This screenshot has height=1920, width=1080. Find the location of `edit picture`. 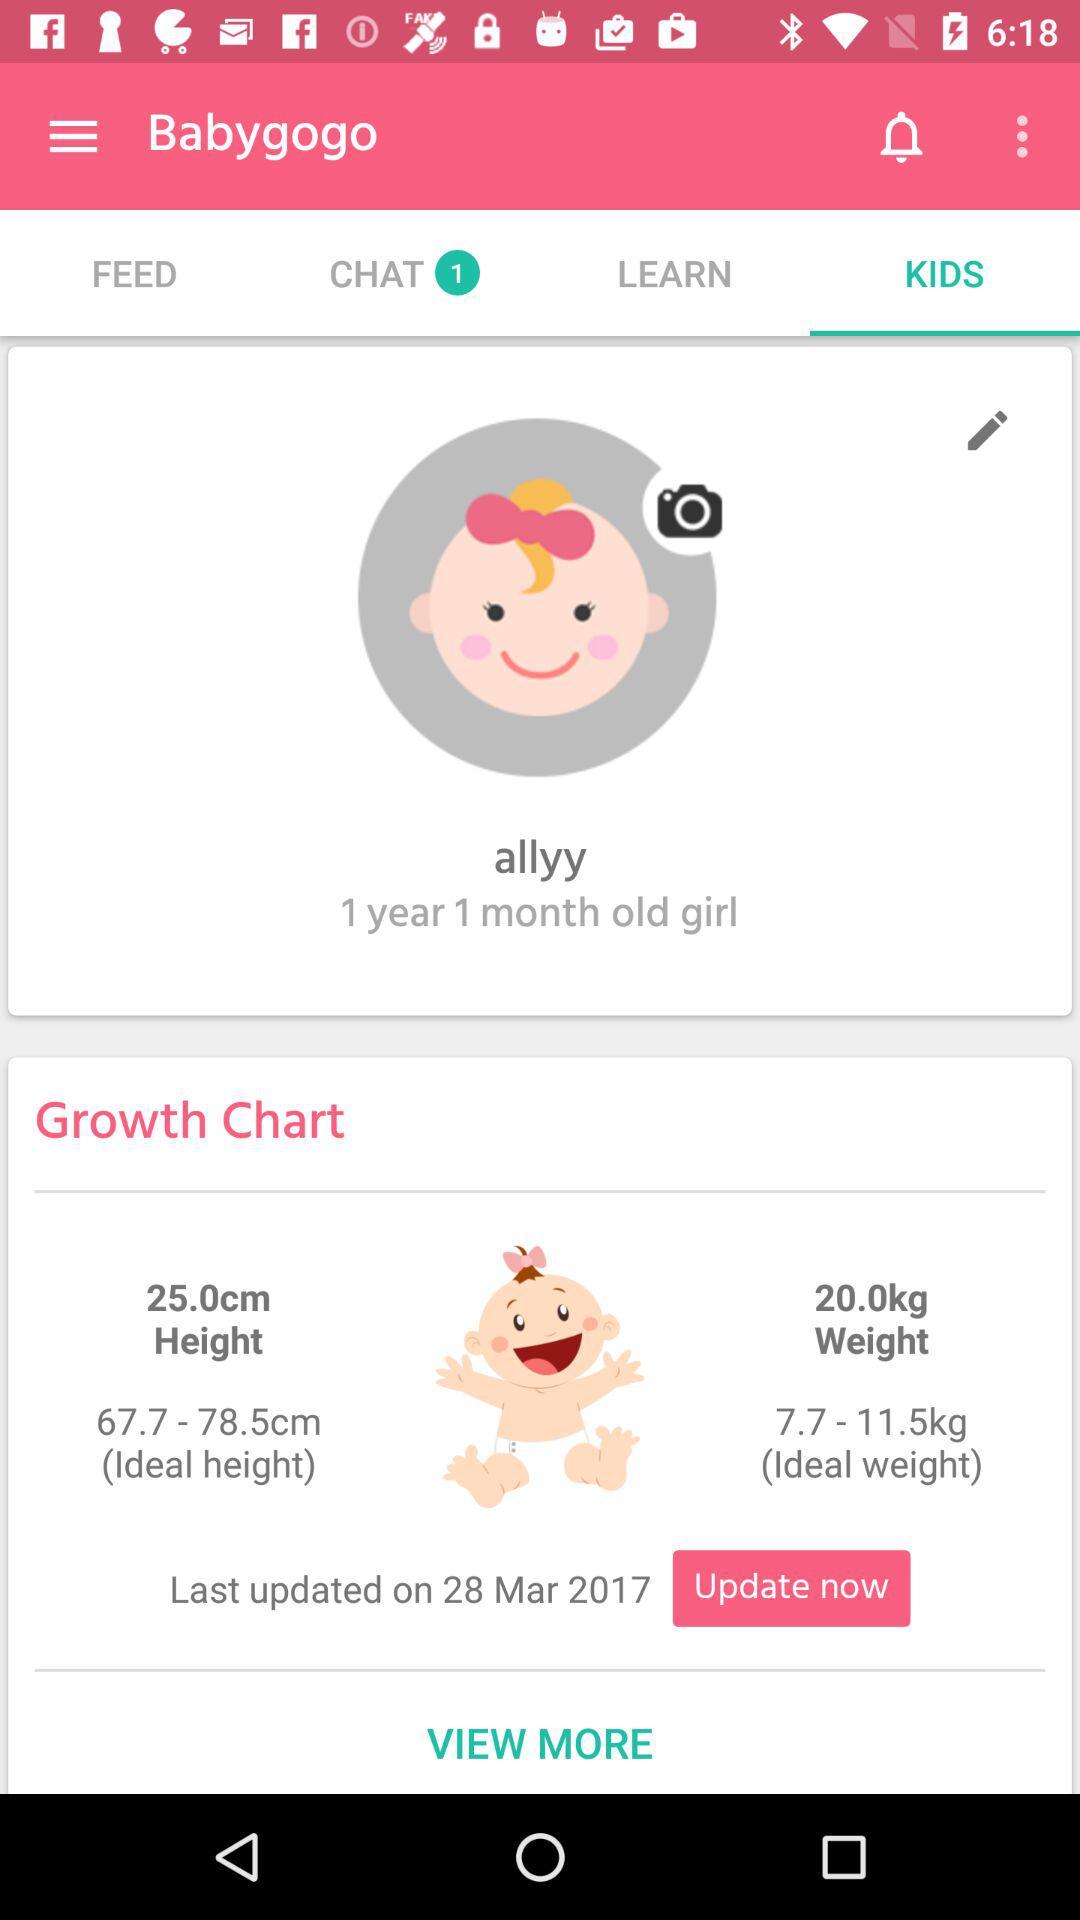

edit picture is located at coordinates (540, 597).